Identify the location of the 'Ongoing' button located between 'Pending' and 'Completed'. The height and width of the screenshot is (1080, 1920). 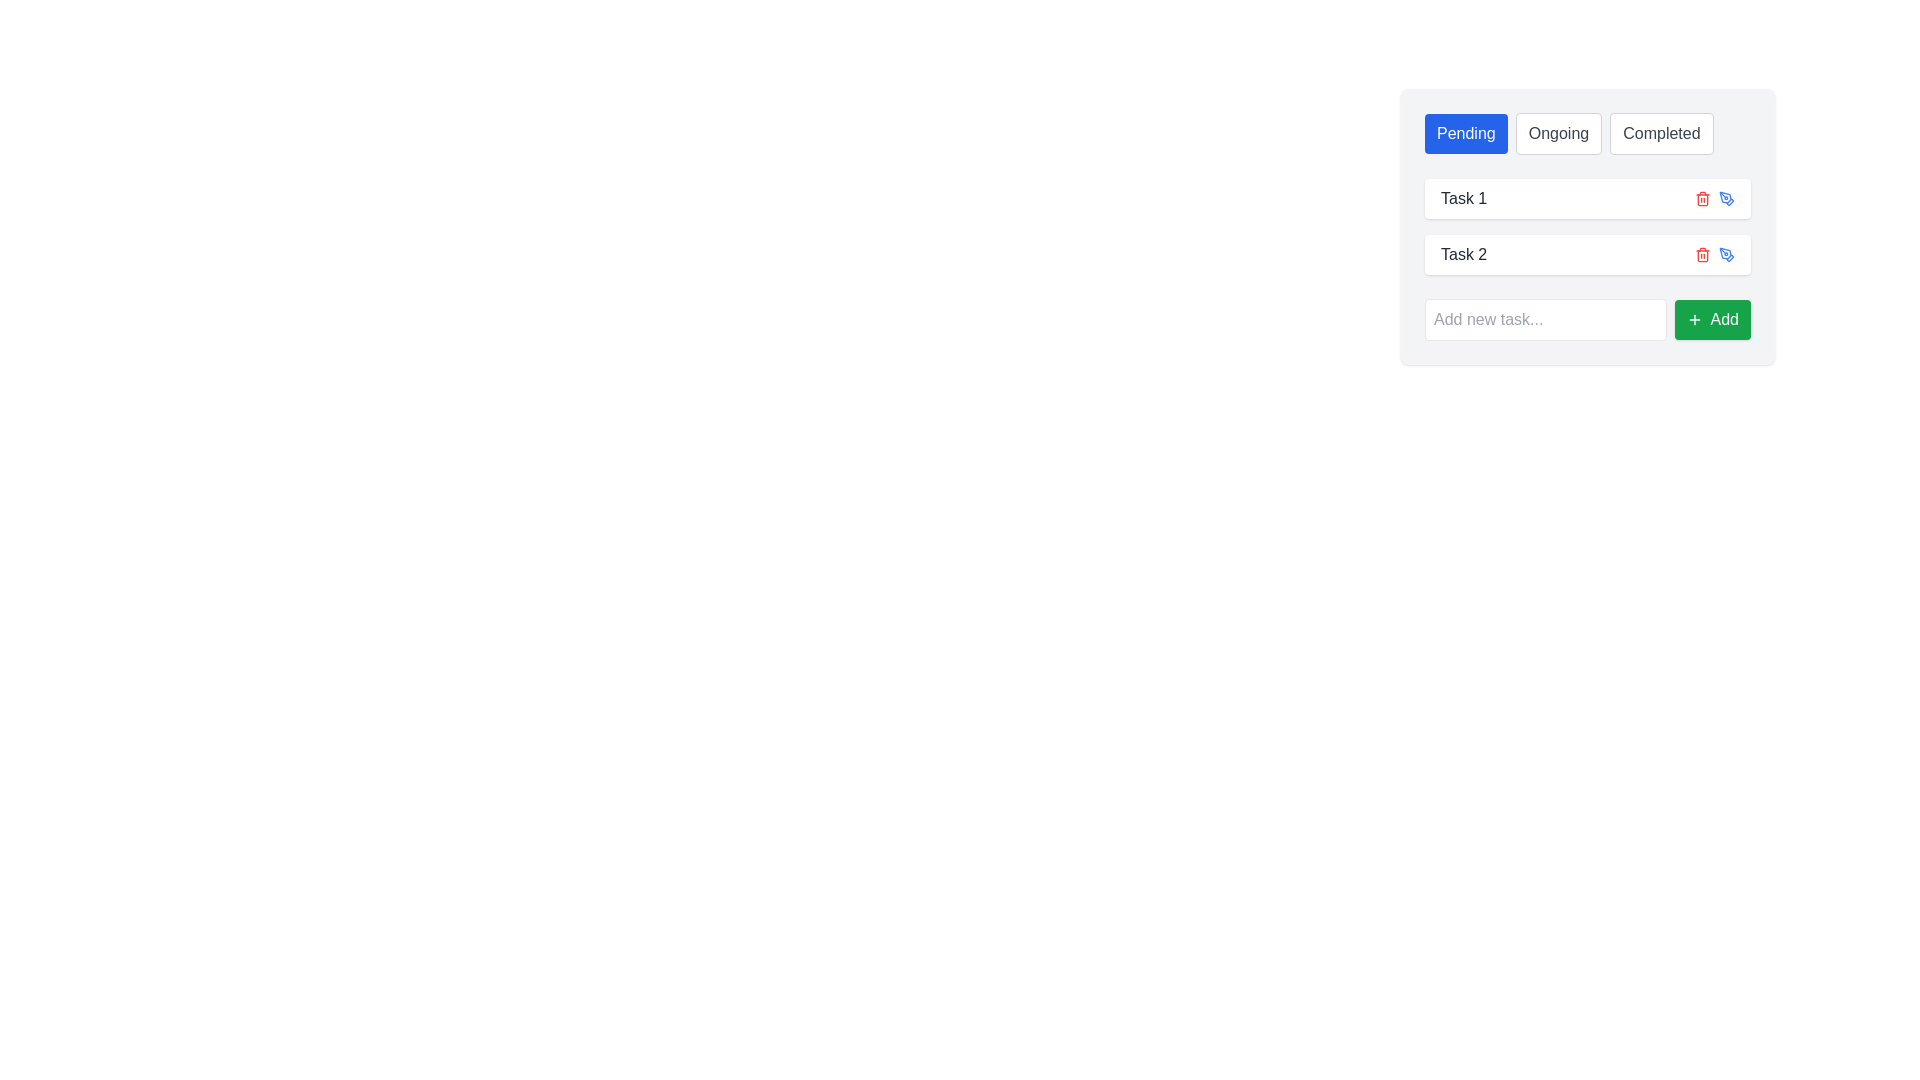
(1558, 134).